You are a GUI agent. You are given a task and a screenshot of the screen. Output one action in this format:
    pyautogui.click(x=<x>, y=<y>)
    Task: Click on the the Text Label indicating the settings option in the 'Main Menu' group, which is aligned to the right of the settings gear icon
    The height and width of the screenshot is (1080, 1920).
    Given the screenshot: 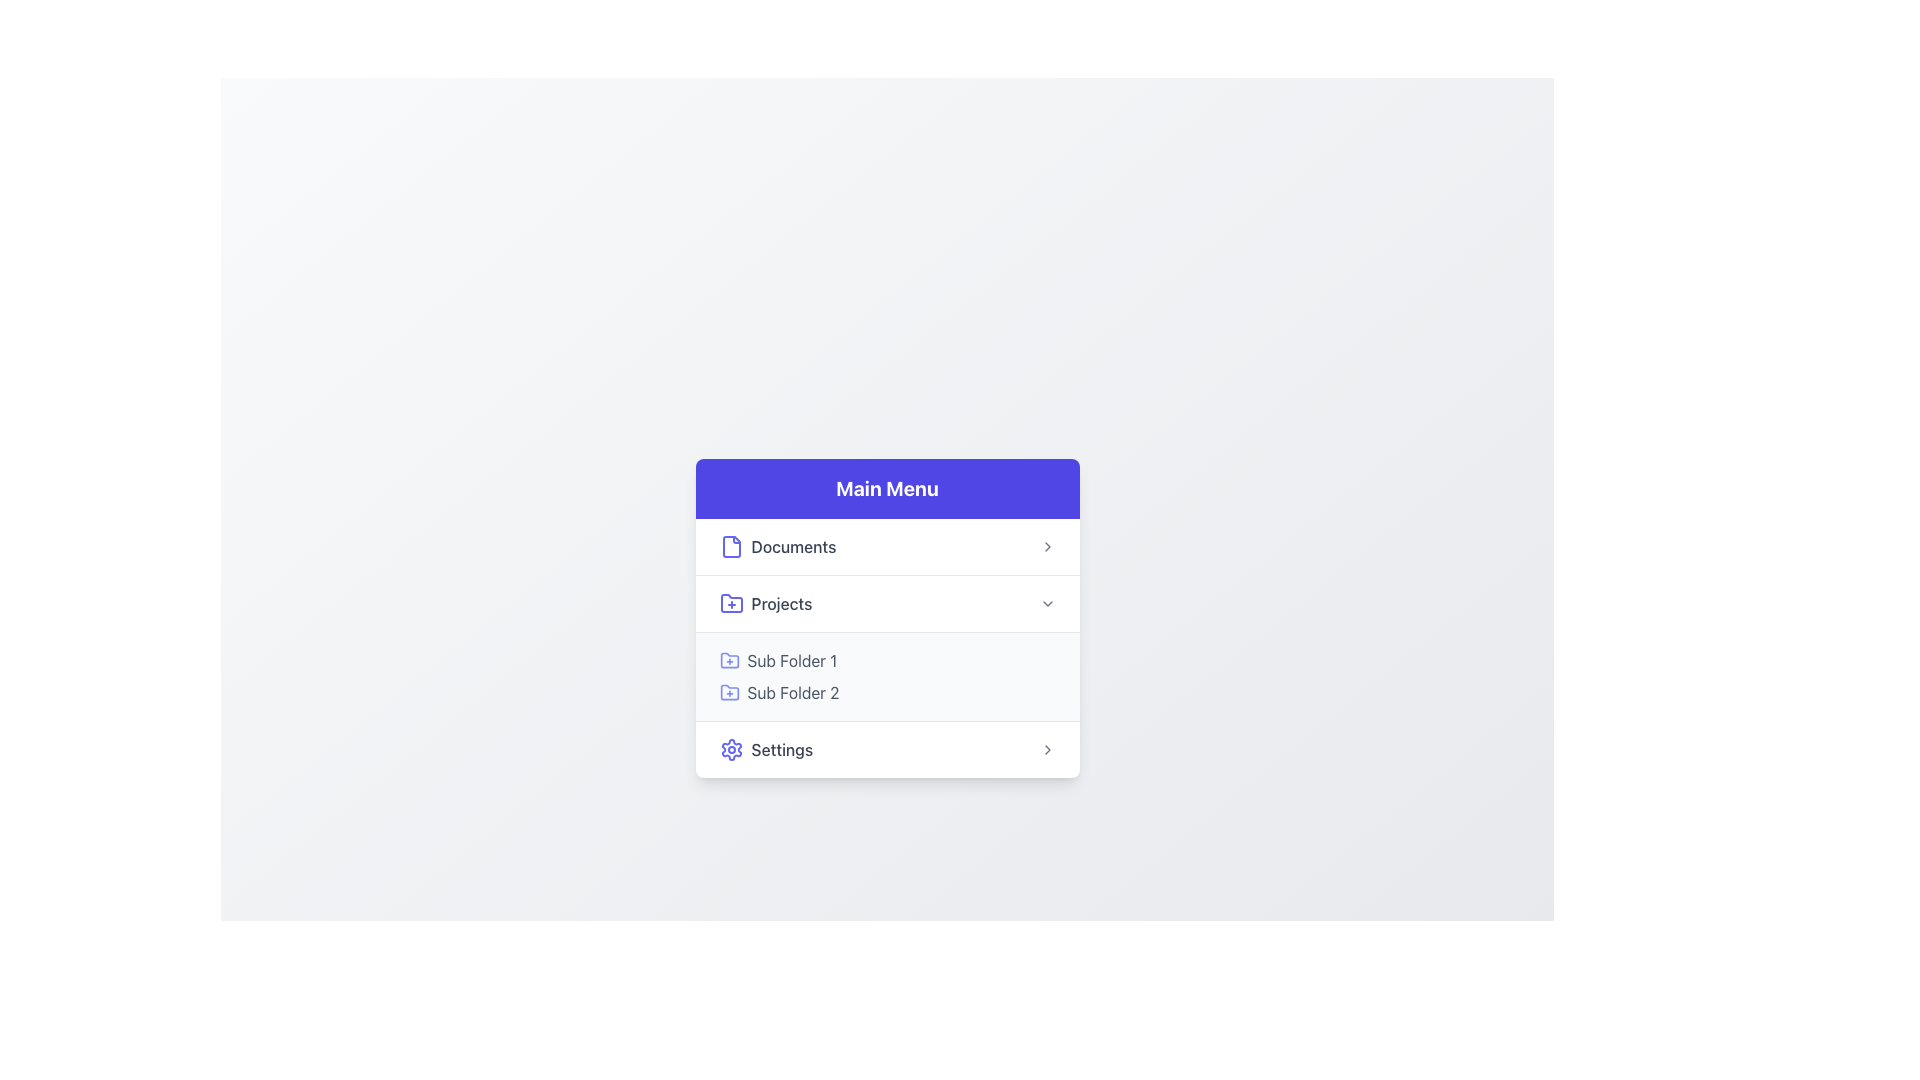 What is the action you would take?
    pyautogui.click(x=781, y=749)
    